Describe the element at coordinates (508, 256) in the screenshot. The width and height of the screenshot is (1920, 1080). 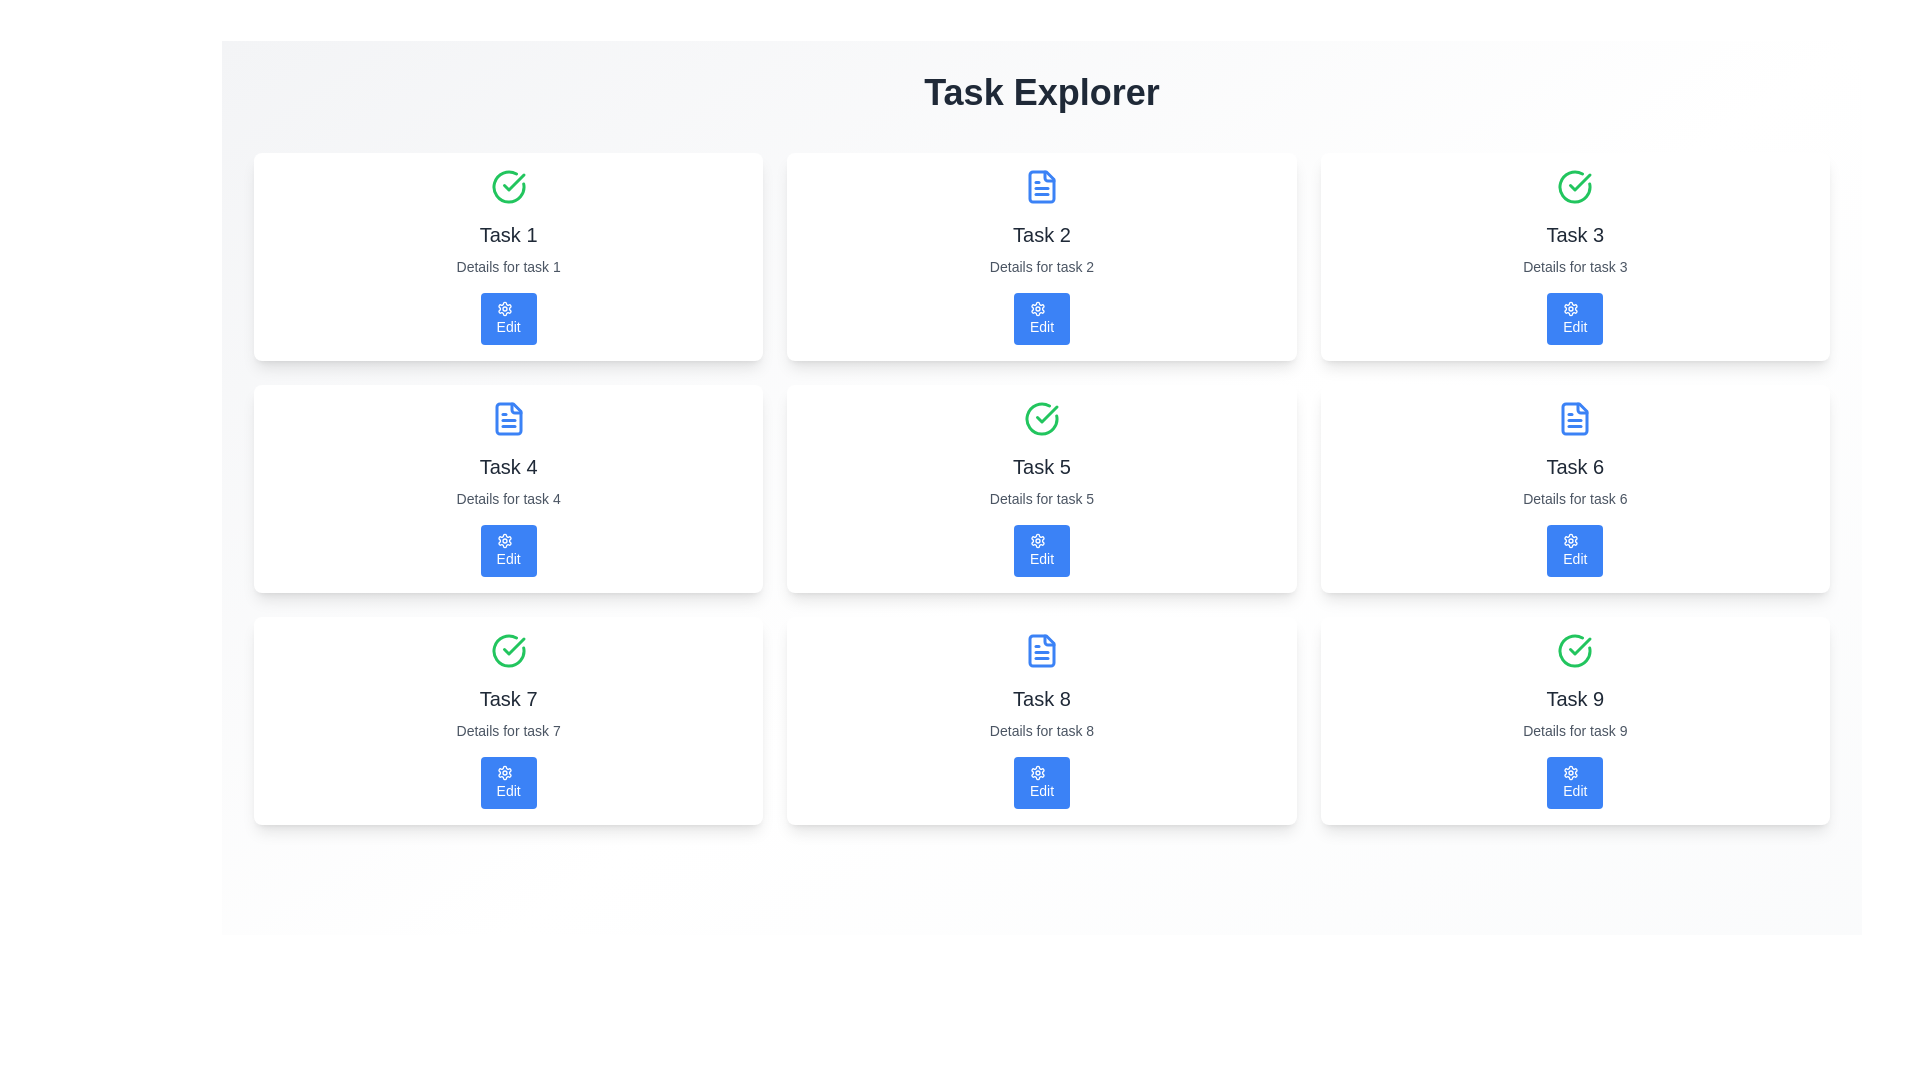
I see `the first task card` at that location.